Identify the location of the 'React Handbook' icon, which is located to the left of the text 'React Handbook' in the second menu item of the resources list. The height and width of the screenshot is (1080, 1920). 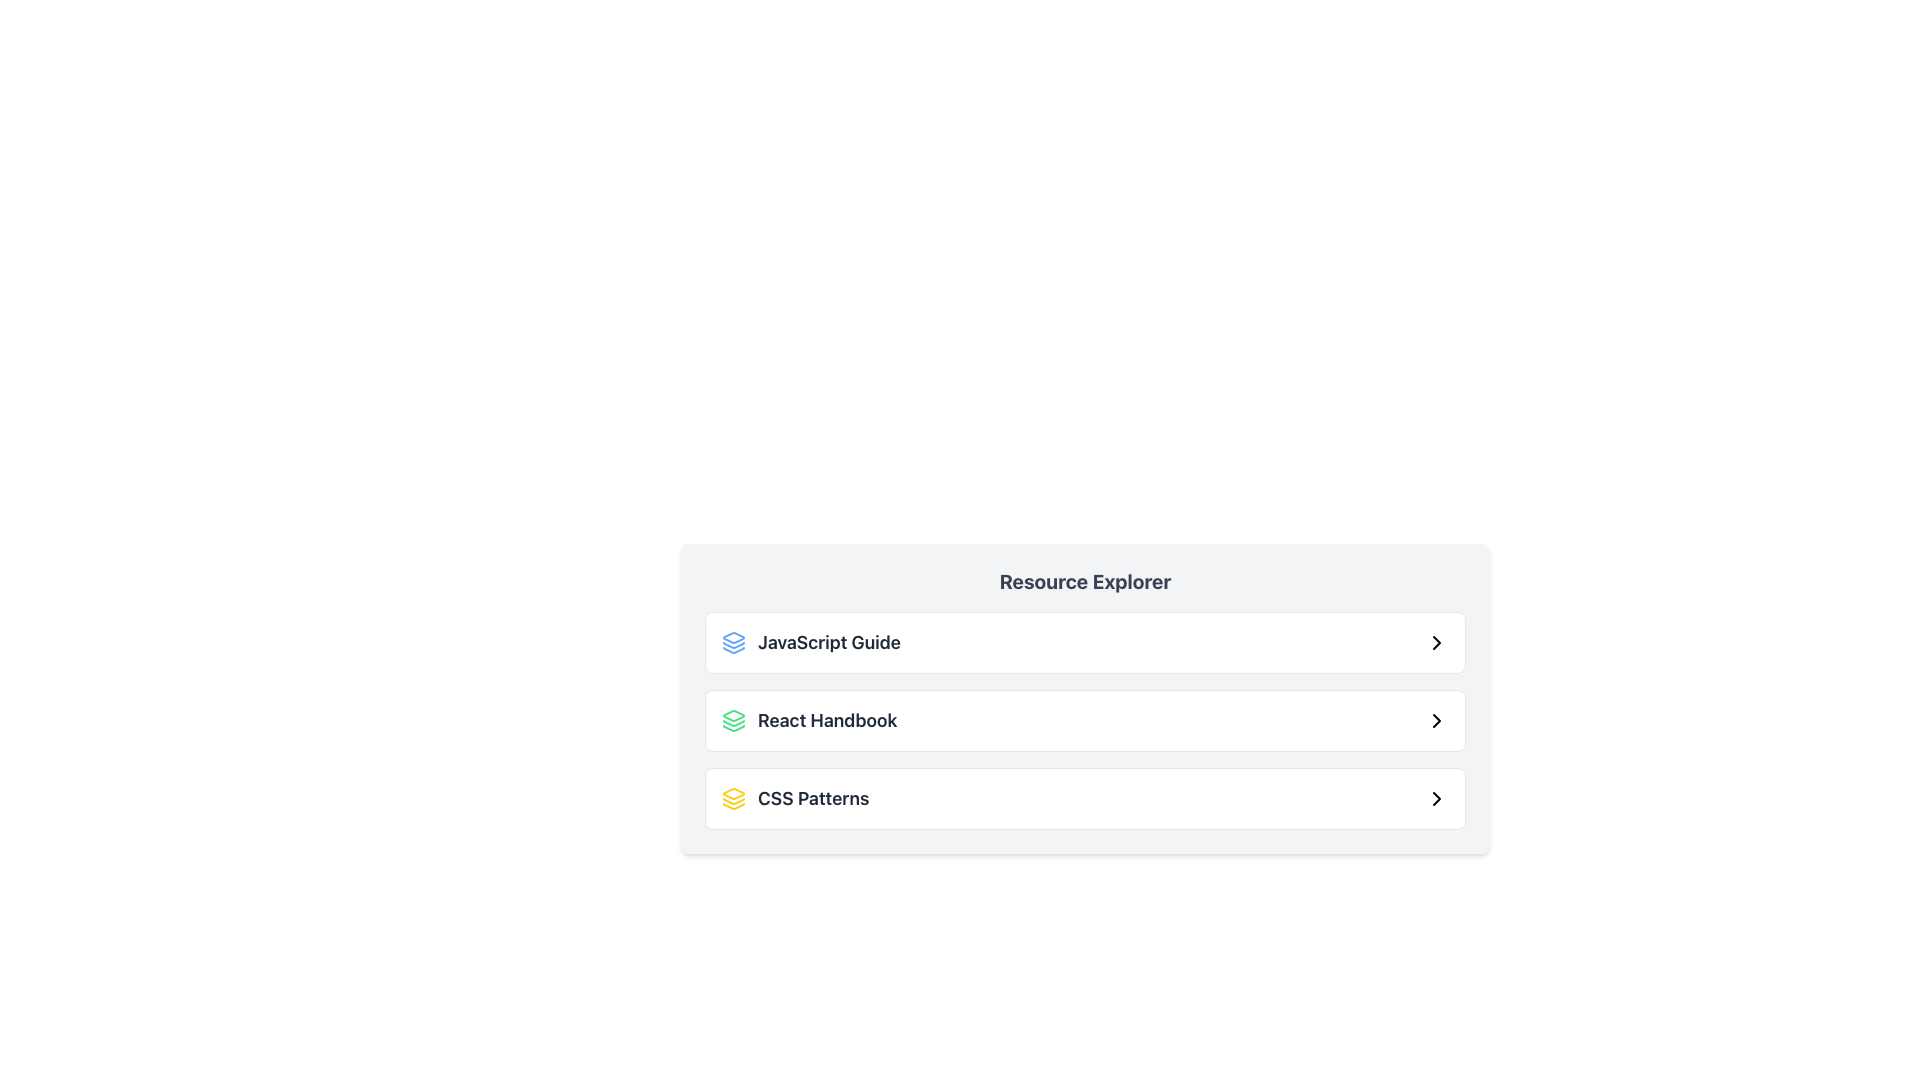
(733, 721).